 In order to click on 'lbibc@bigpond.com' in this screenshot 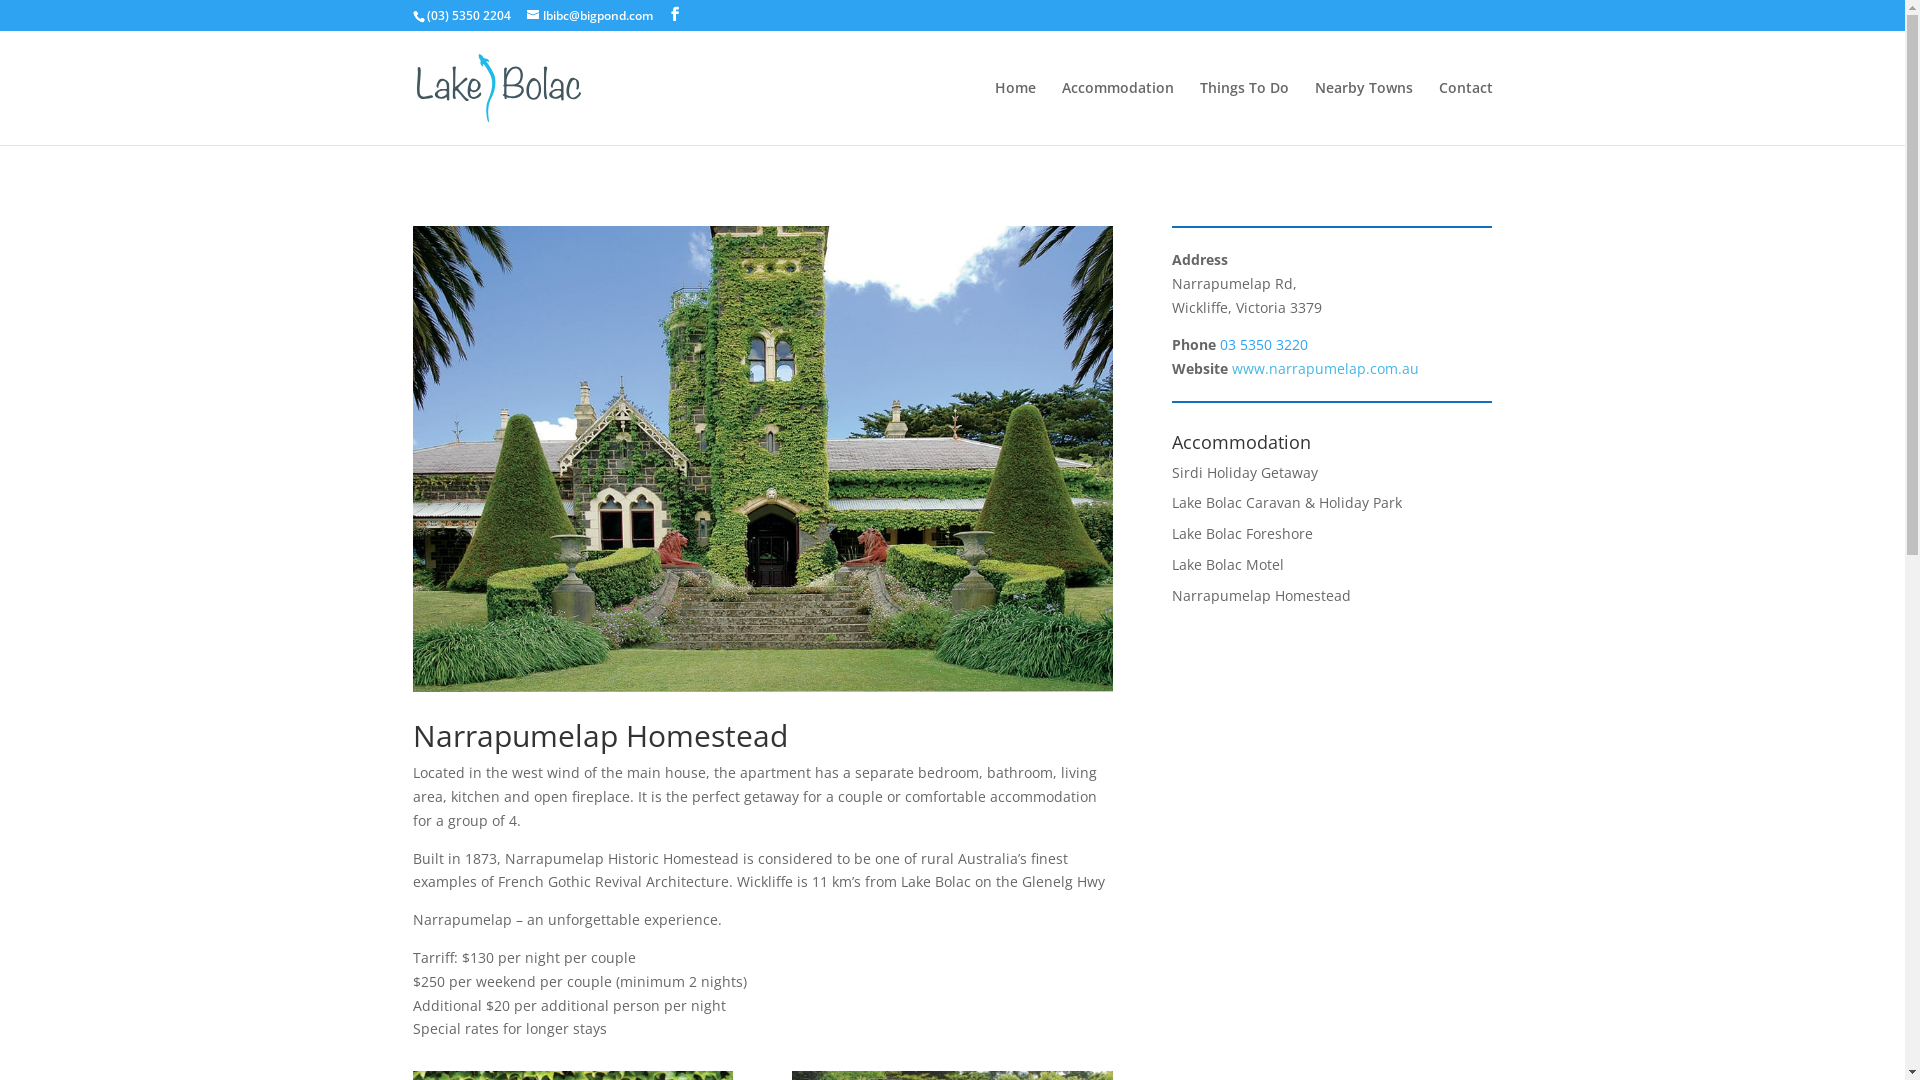, I will do `click(588, 15)`.